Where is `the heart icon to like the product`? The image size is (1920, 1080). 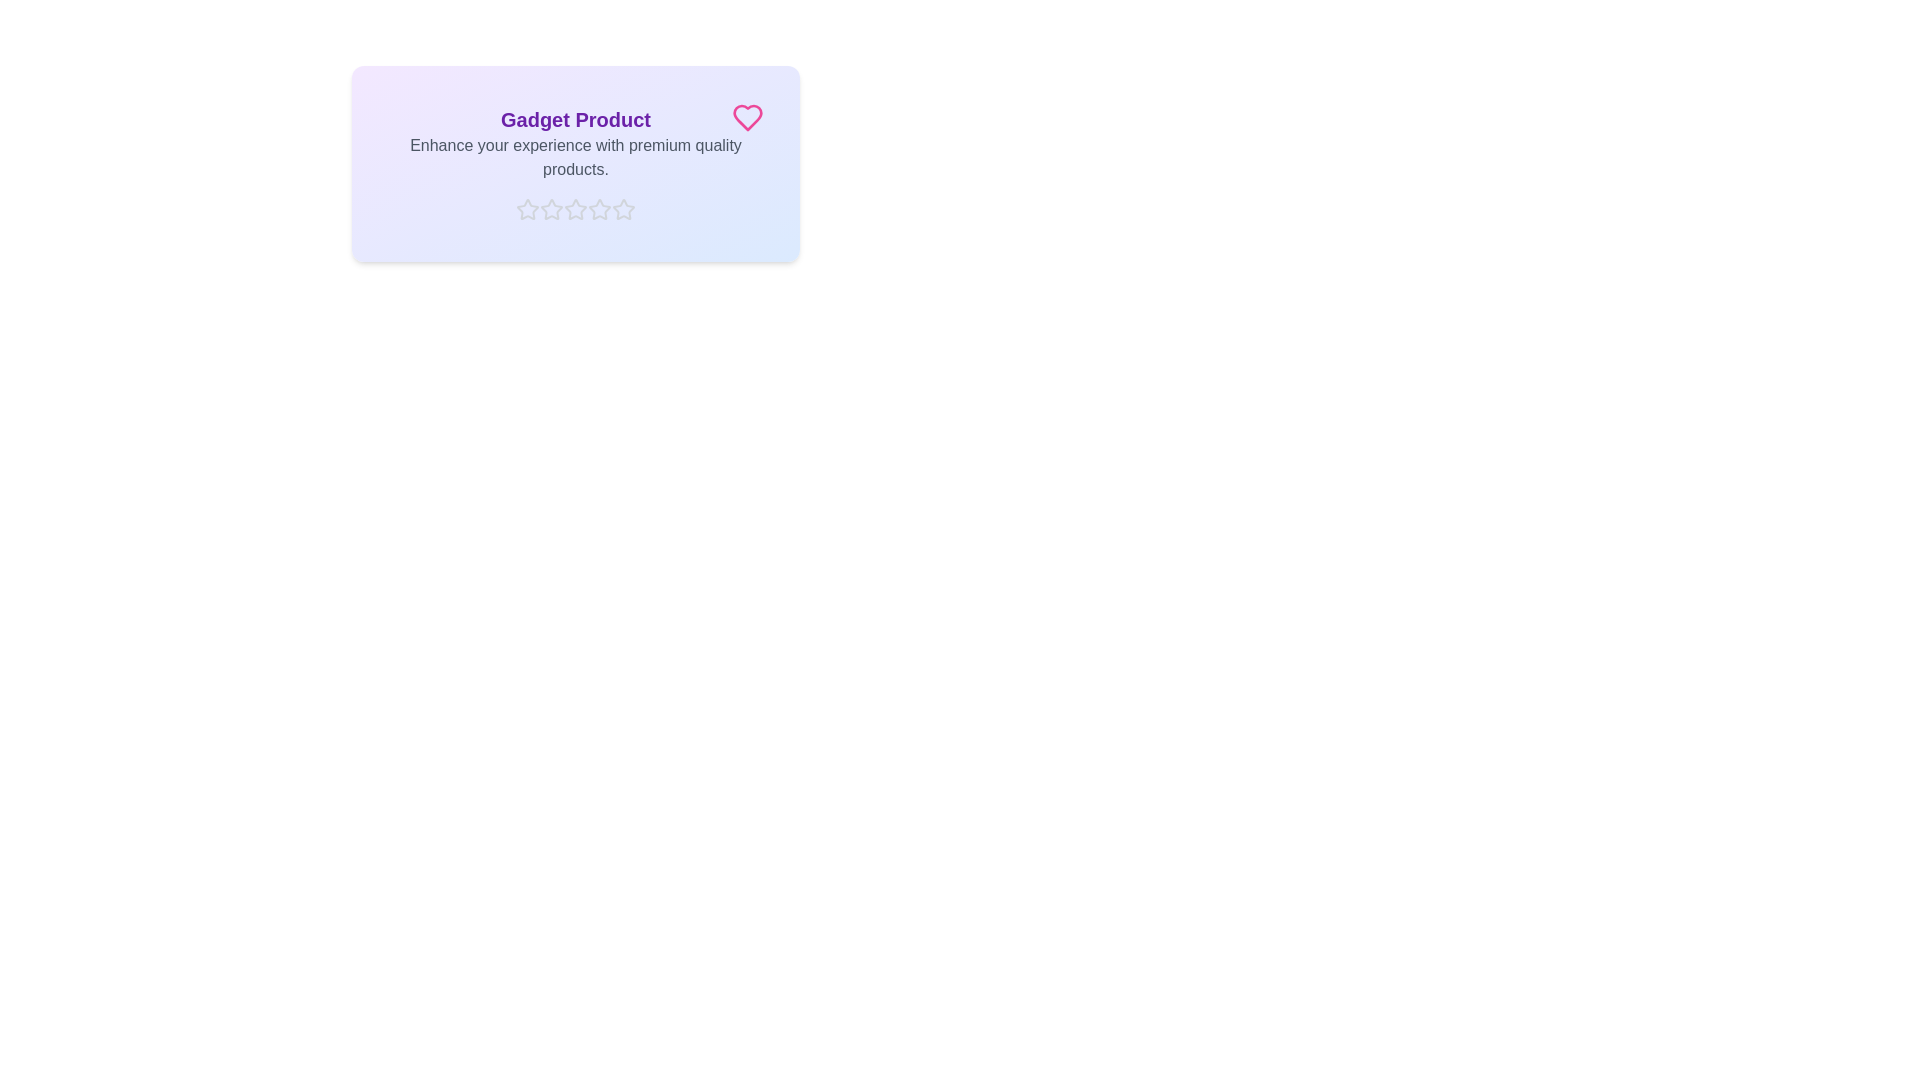 the heart icon to like the product is located at coordinates (747, 118).